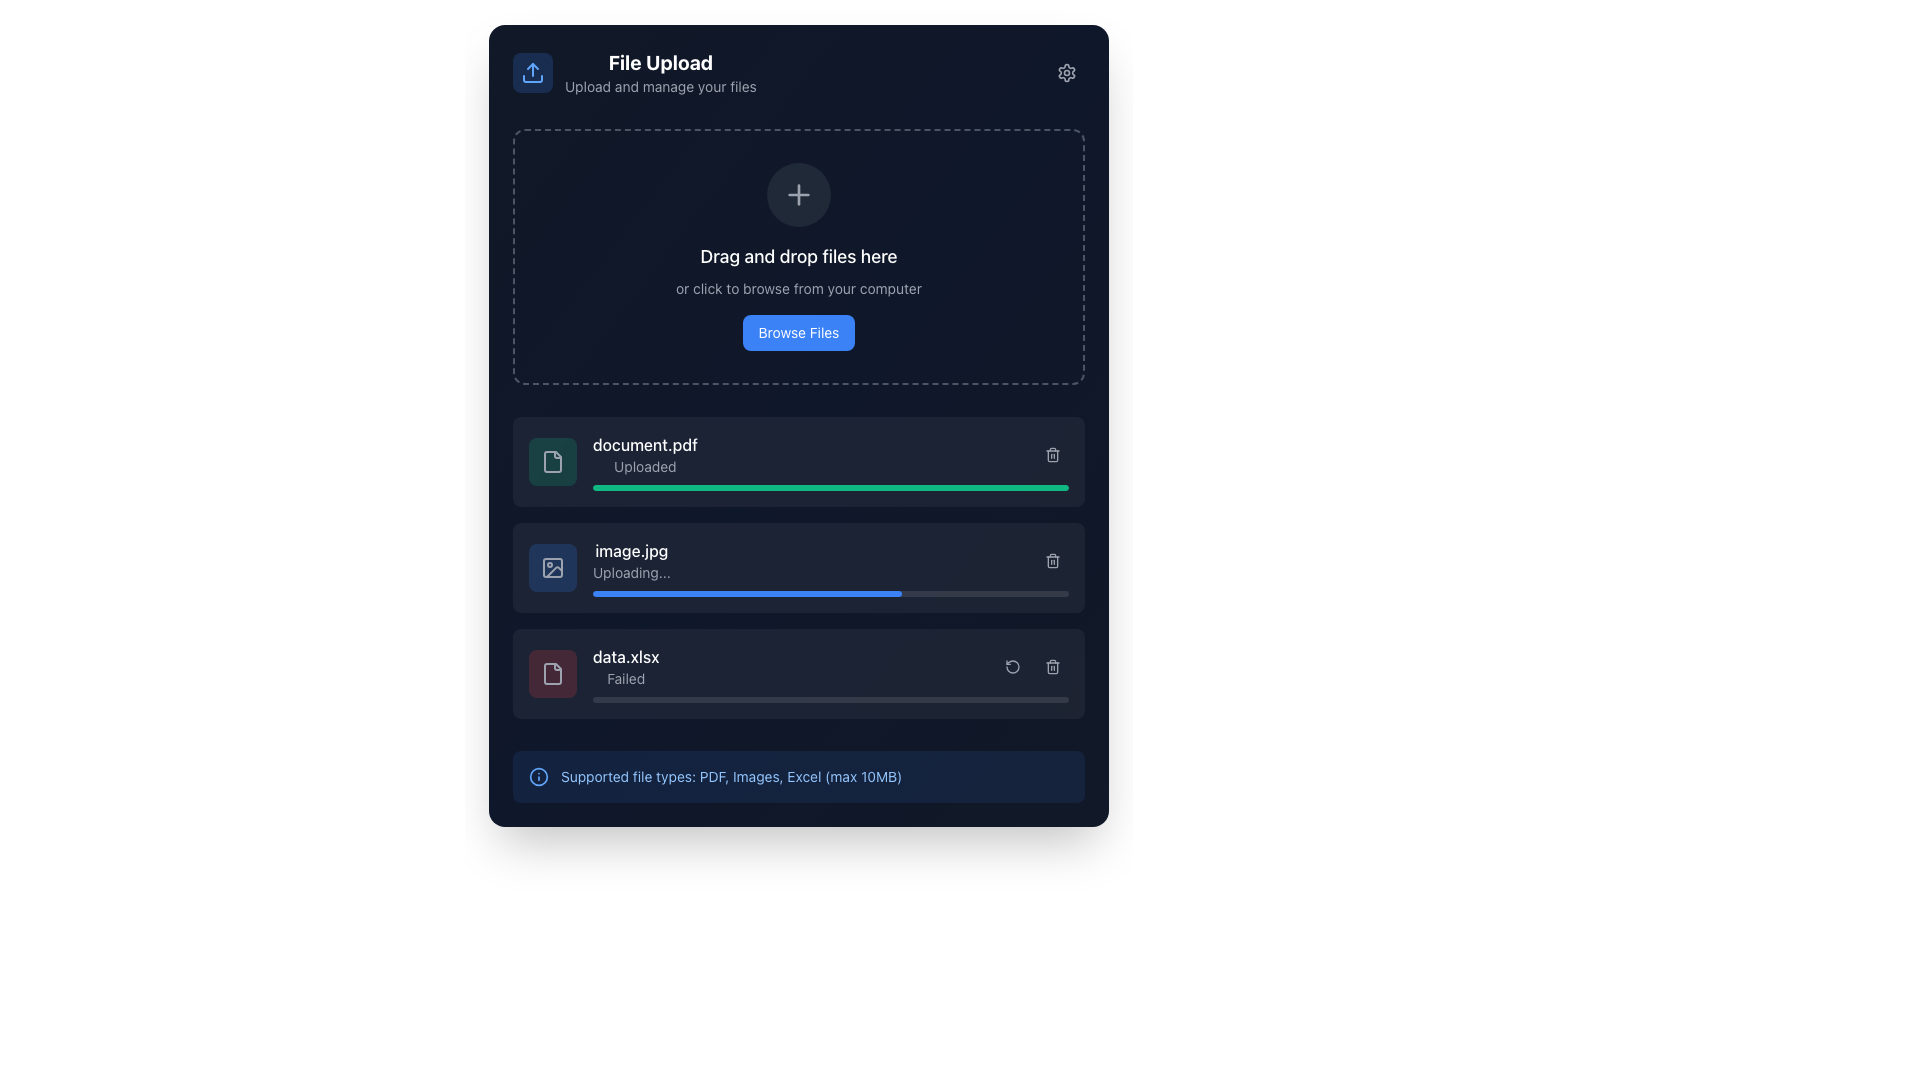  Describe the element at coordinates (1012, 667) in the screenshot. I see `the 'Counterclockwise Rotation' icon button located in the middle-right of the UI toolbar` at that location.